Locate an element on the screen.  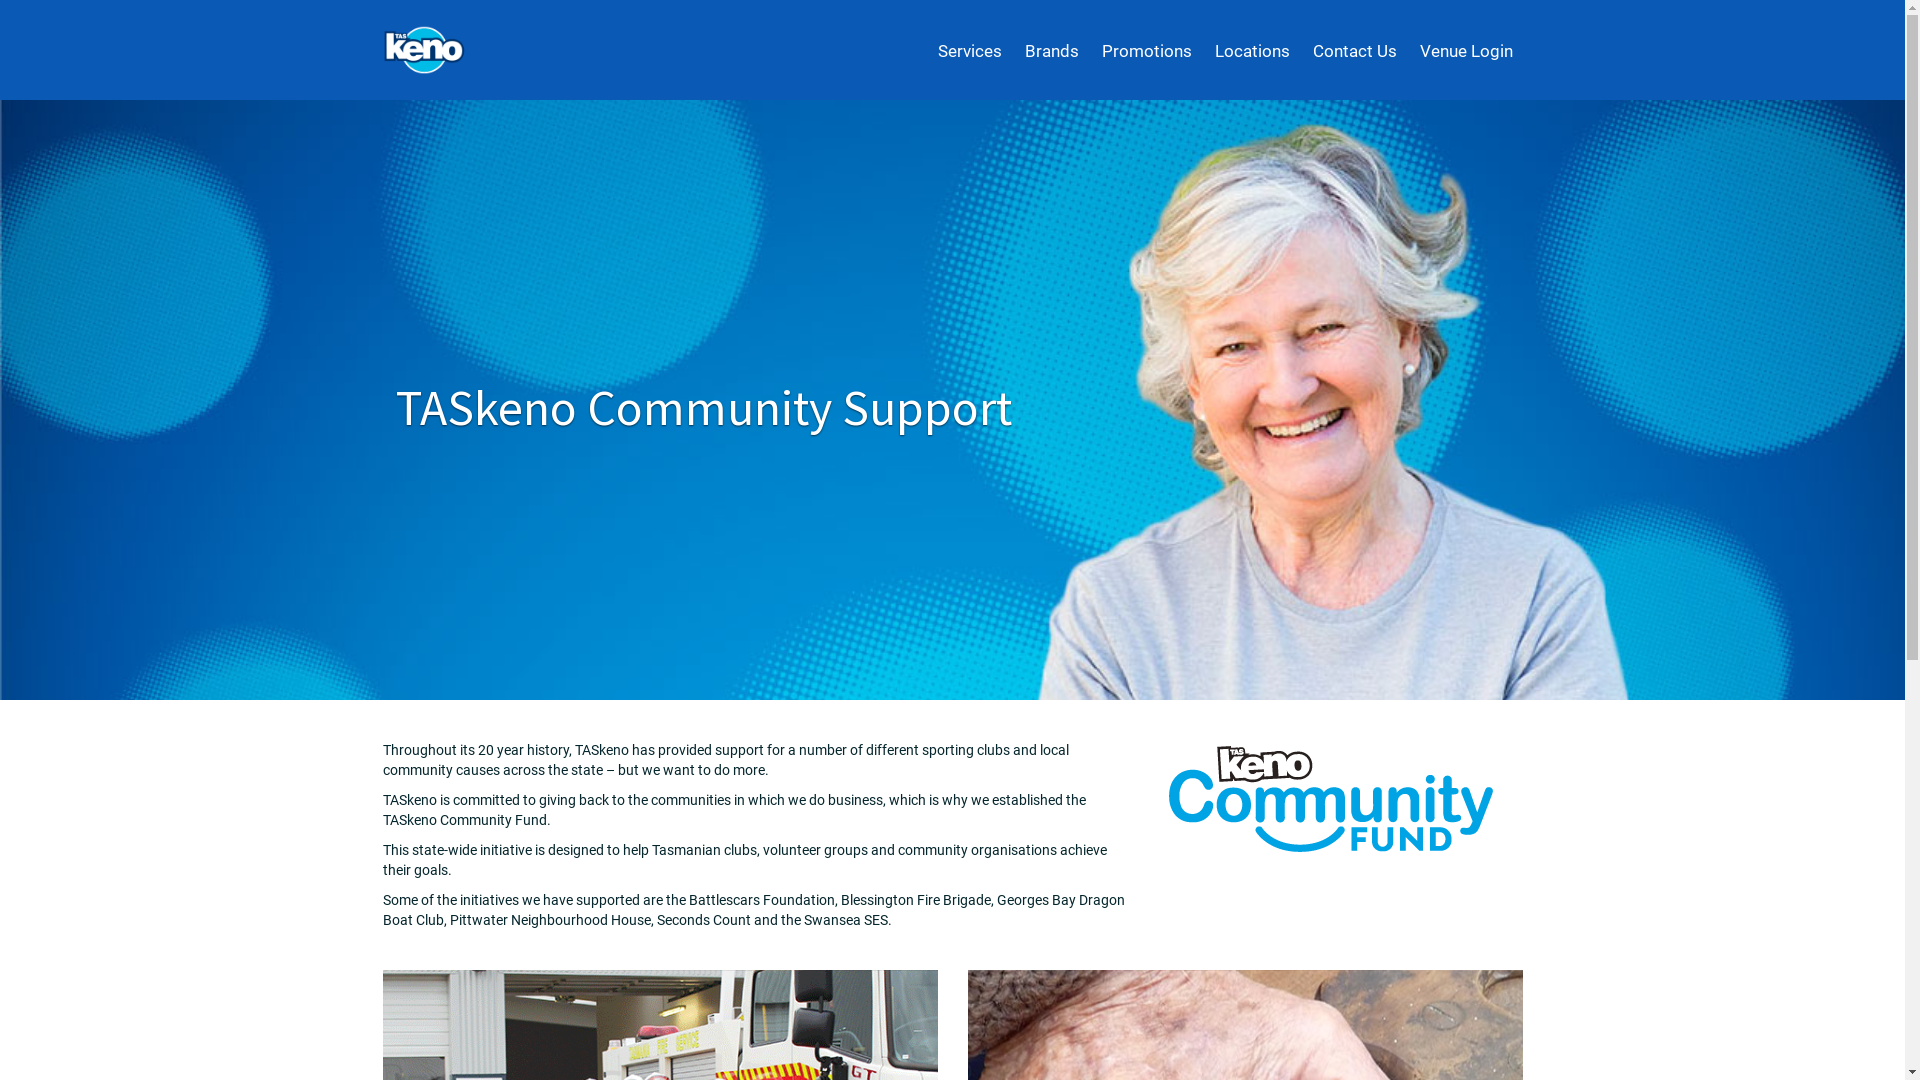
'Brands' is located at coordinates (1050, 50).